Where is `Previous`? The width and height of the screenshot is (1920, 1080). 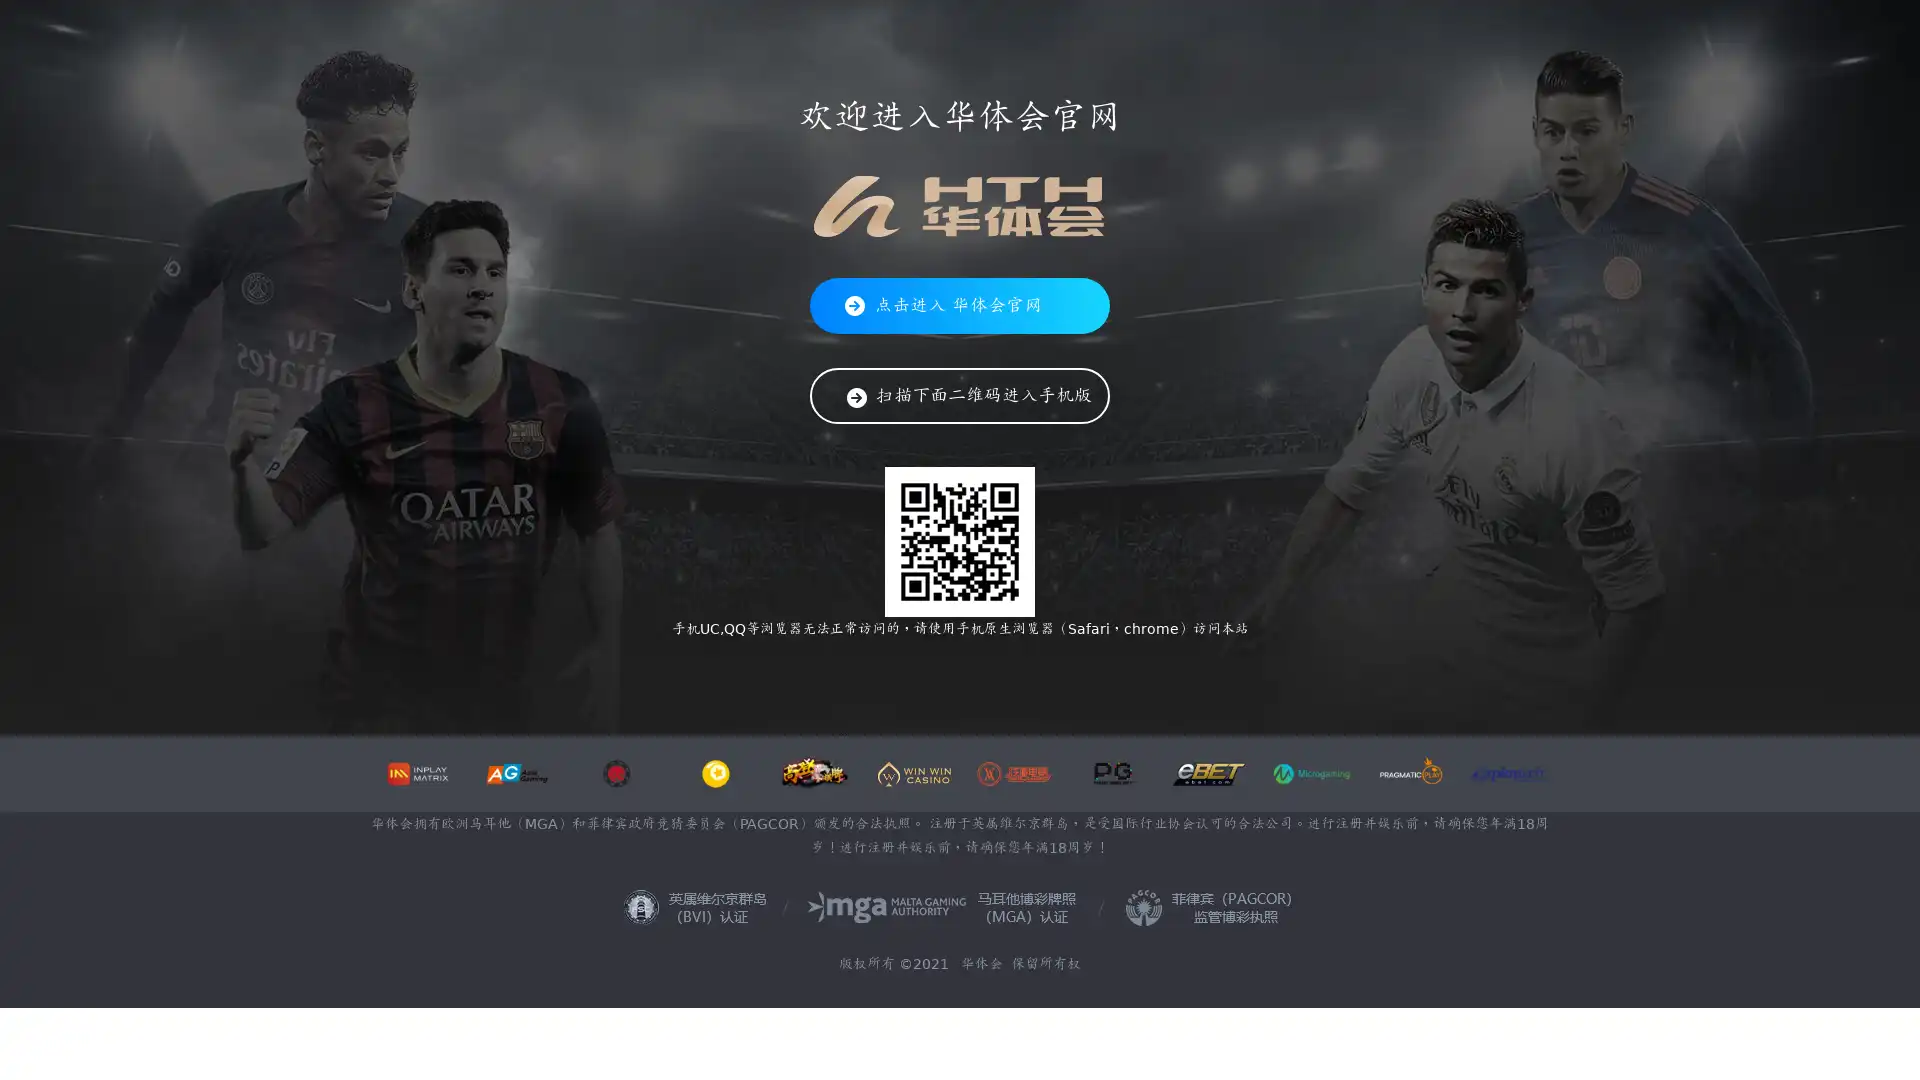
Previous is located at coordinates (406, 937).